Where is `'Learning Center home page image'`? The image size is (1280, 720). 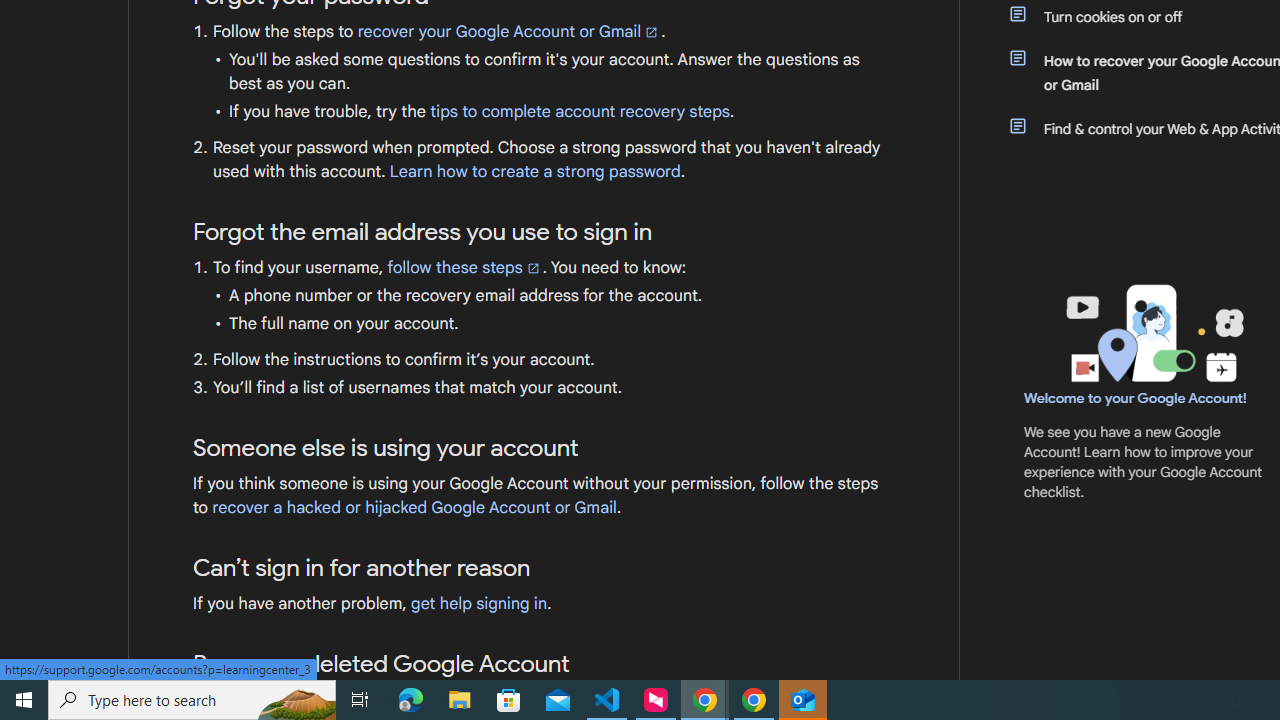
'Learning Center home page image' is located at coordinates (1152, 332).